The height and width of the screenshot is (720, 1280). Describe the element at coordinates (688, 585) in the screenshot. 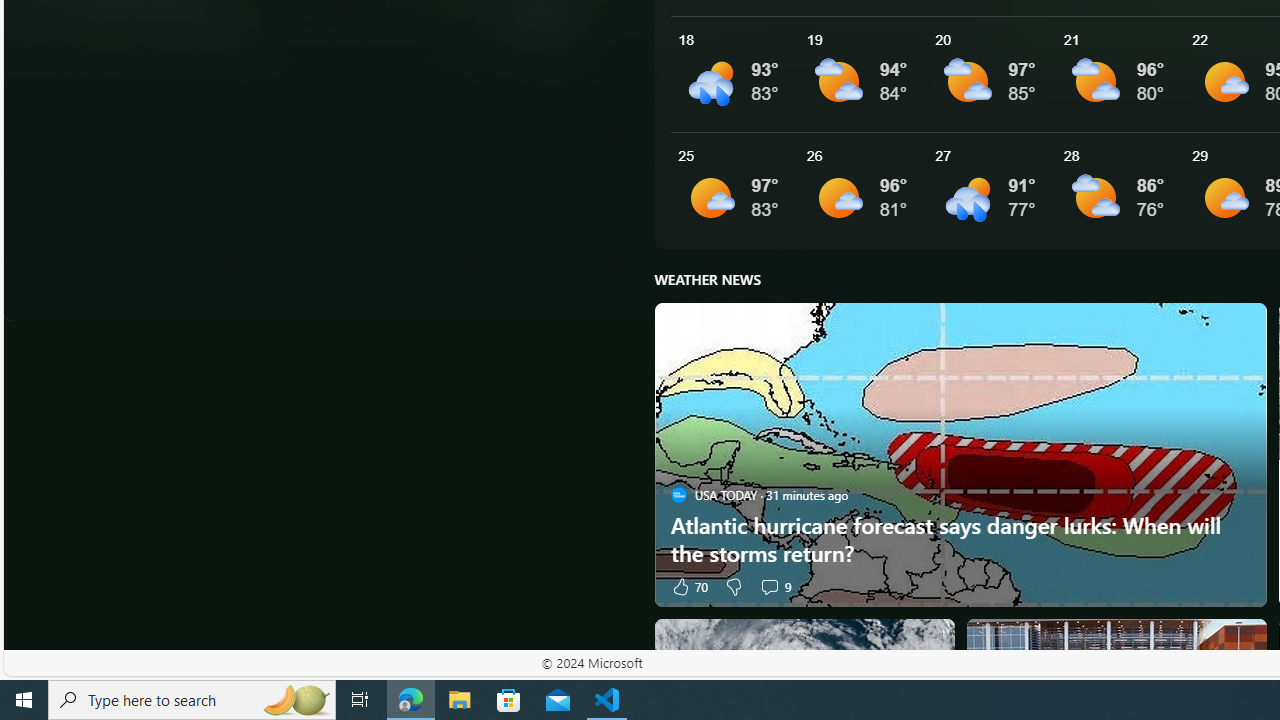

I see `'70 Like'` at that location.